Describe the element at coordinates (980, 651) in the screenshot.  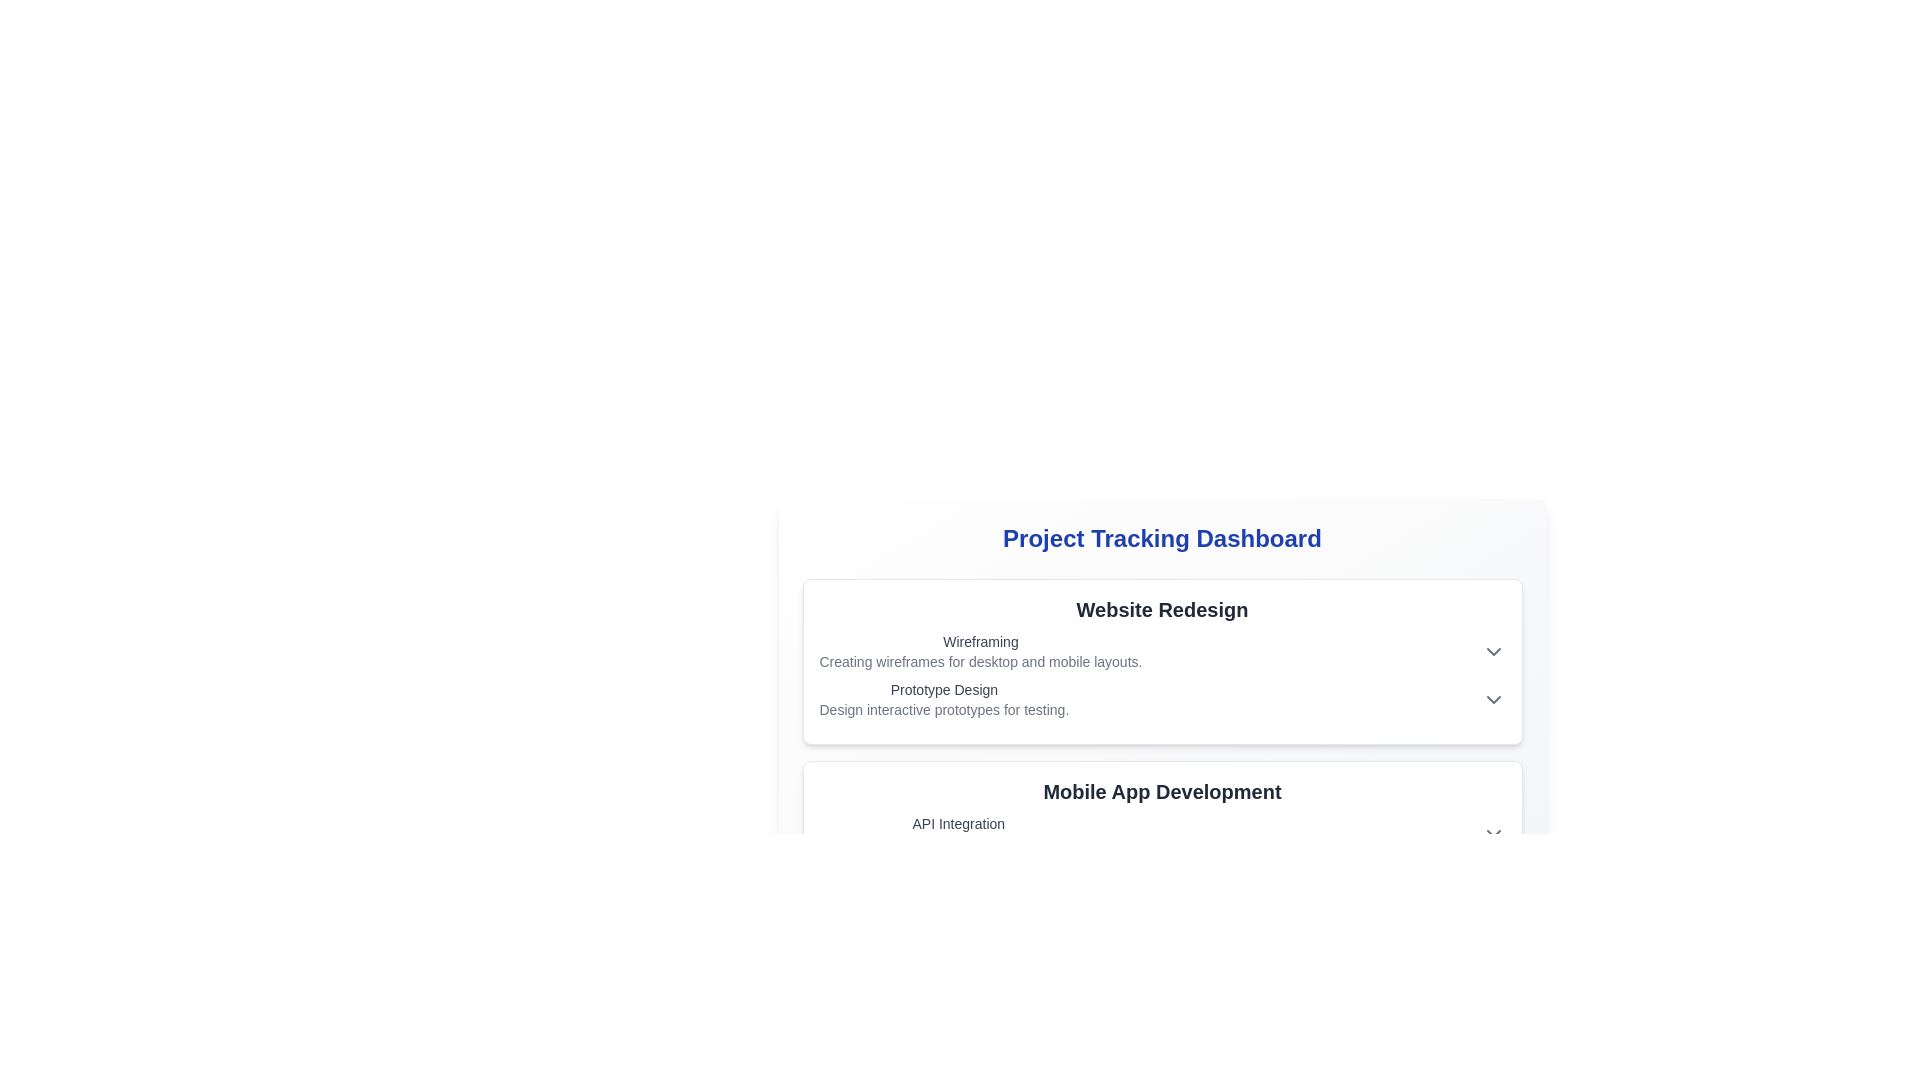
I see `the Text block providing information about wireframing for desktop and mobile layout projects, located at the top position within the 'Website Redesign' section of the 'Project Tracking Dashboard'` at that location.